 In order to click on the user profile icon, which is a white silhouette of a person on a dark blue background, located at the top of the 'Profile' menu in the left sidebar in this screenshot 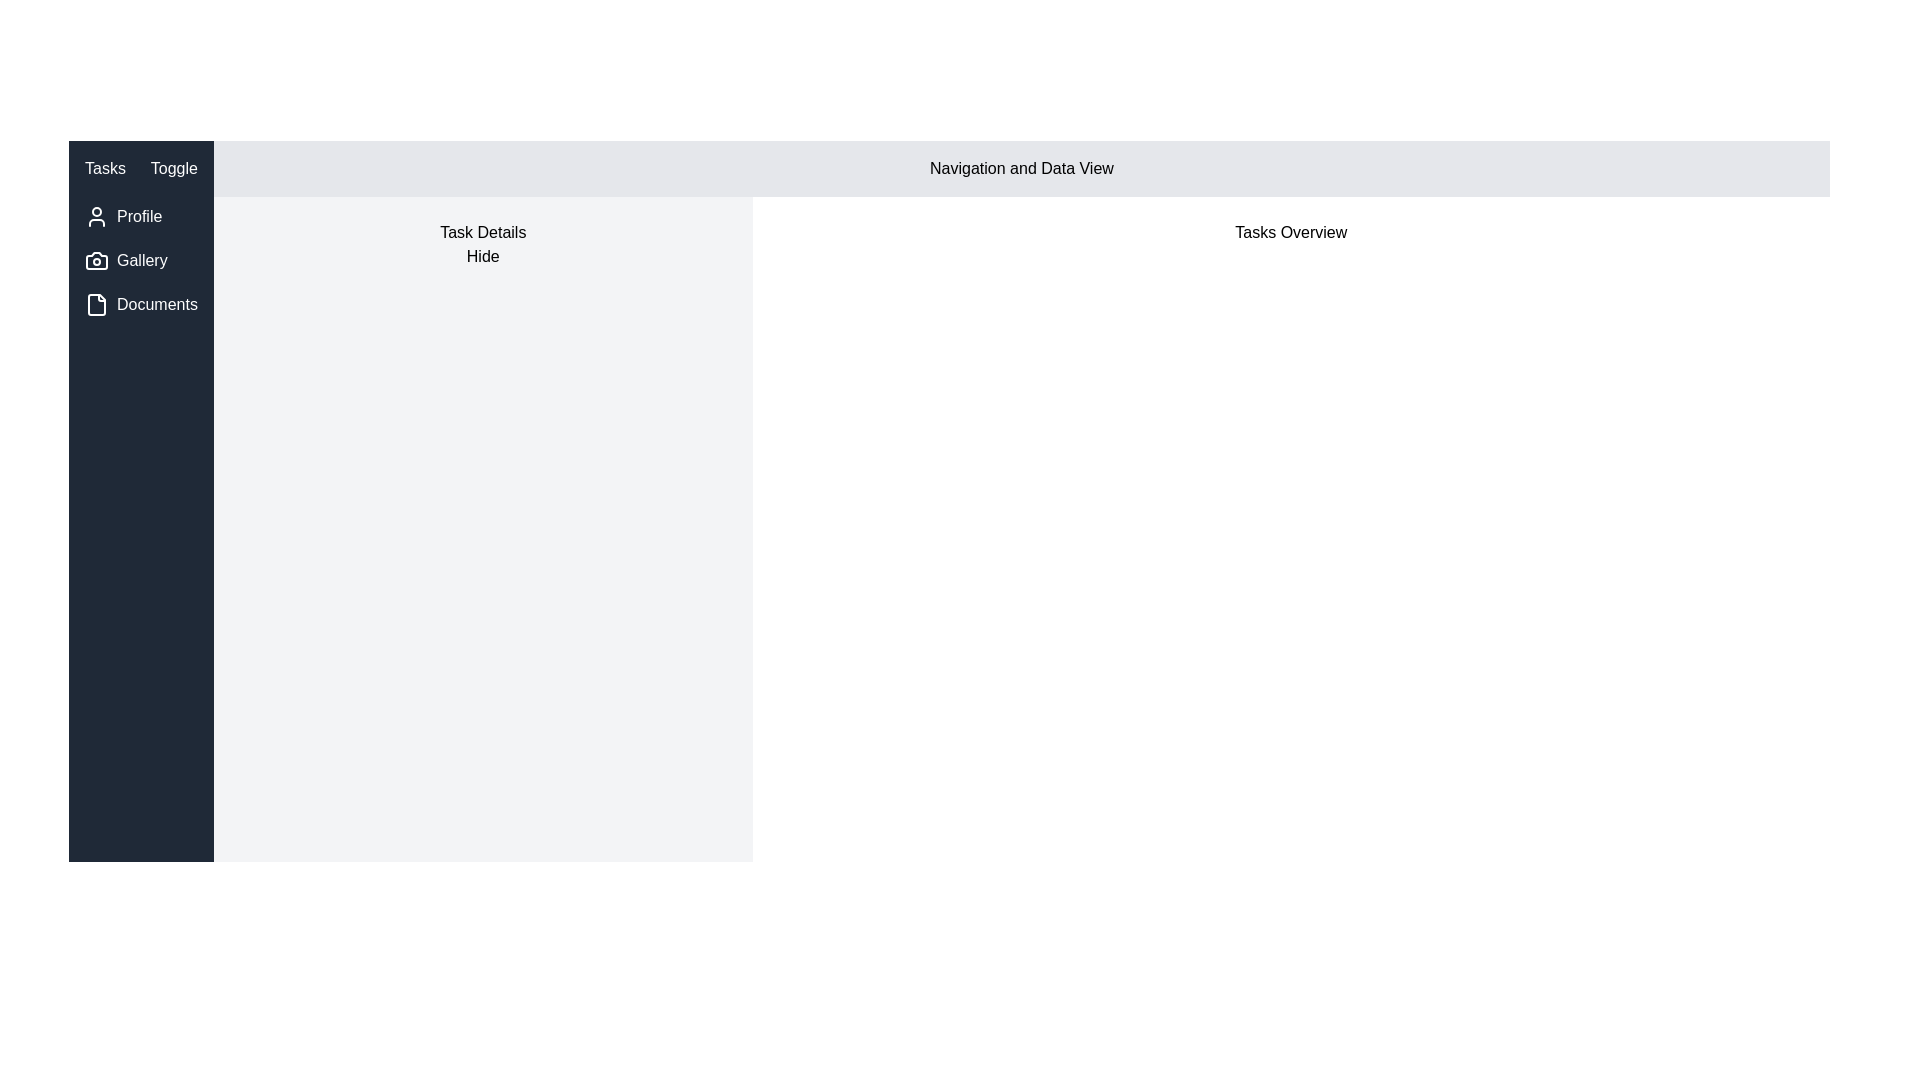, I will do `click(95, 216)`.